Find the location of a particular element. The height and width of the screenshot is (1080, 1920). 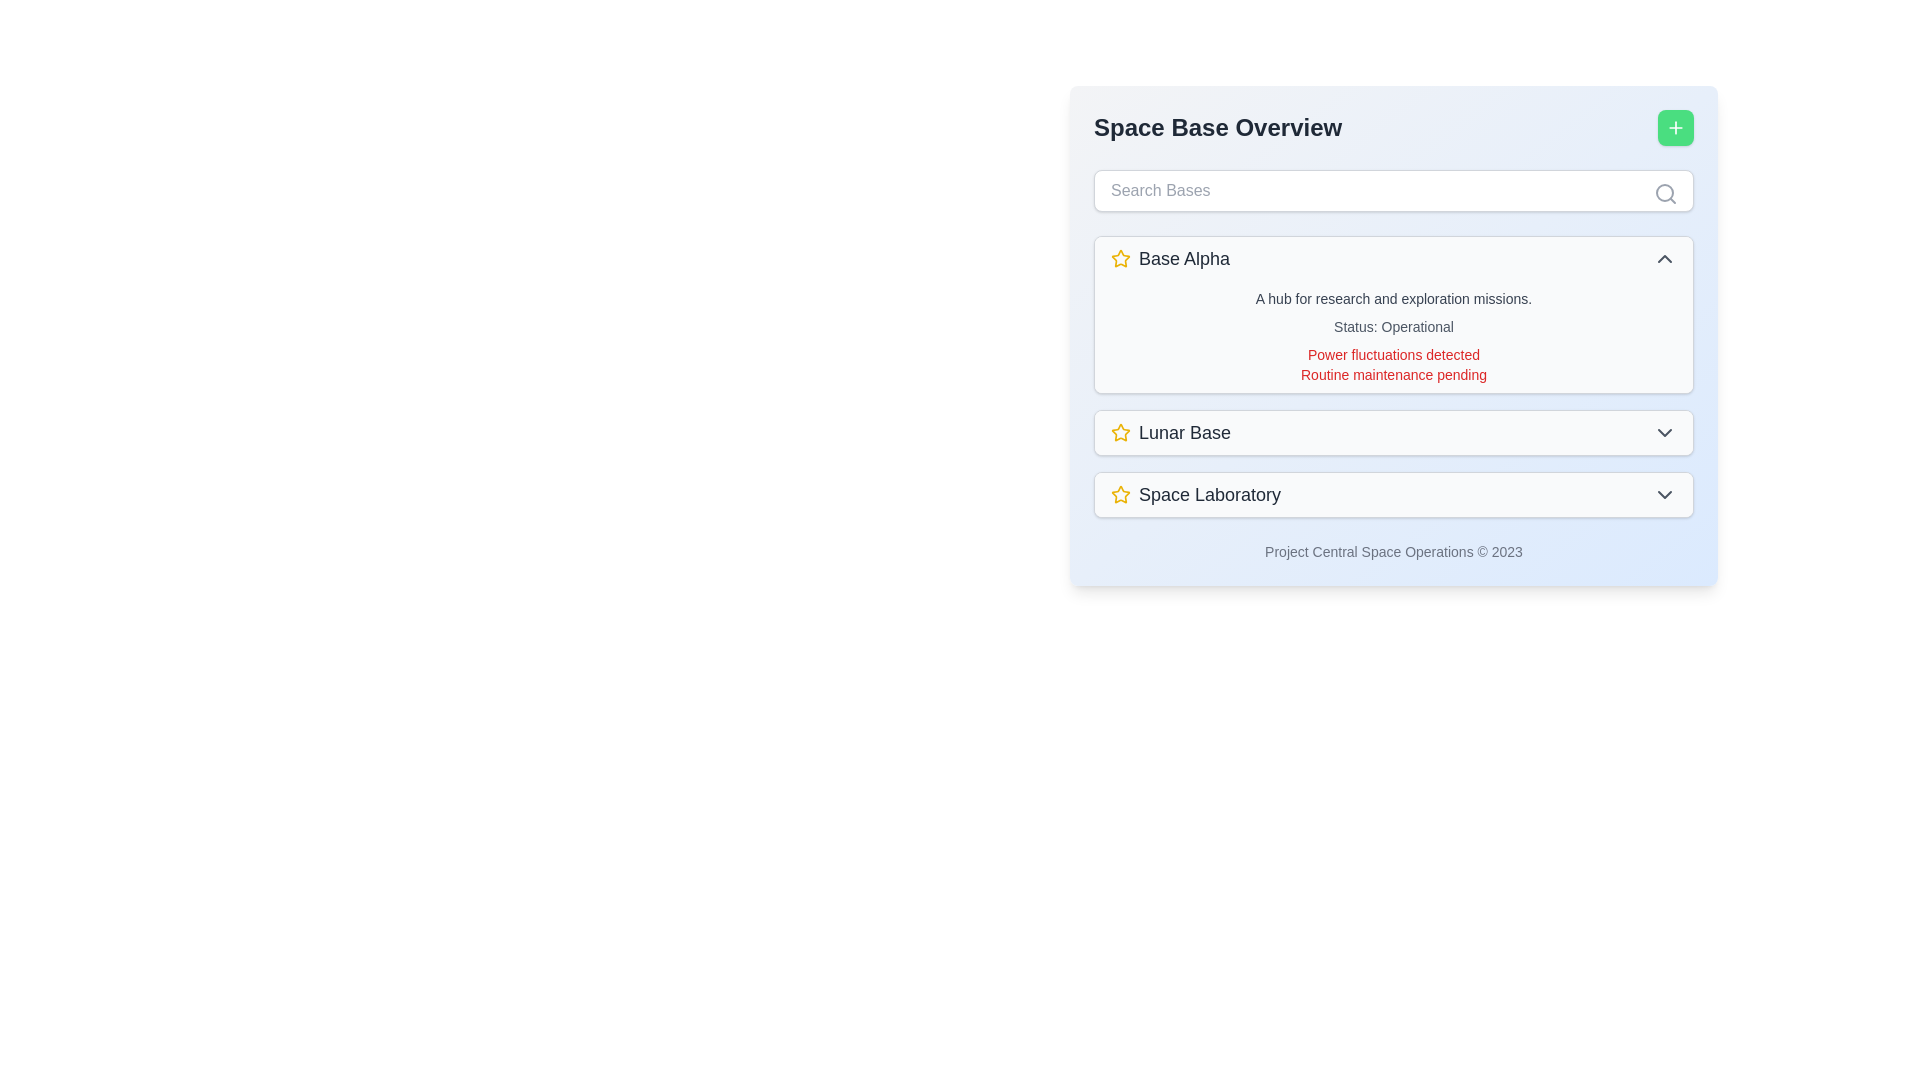

the clickable list item representing 'Space Laboratory' is located at coordinates (1195, 494).